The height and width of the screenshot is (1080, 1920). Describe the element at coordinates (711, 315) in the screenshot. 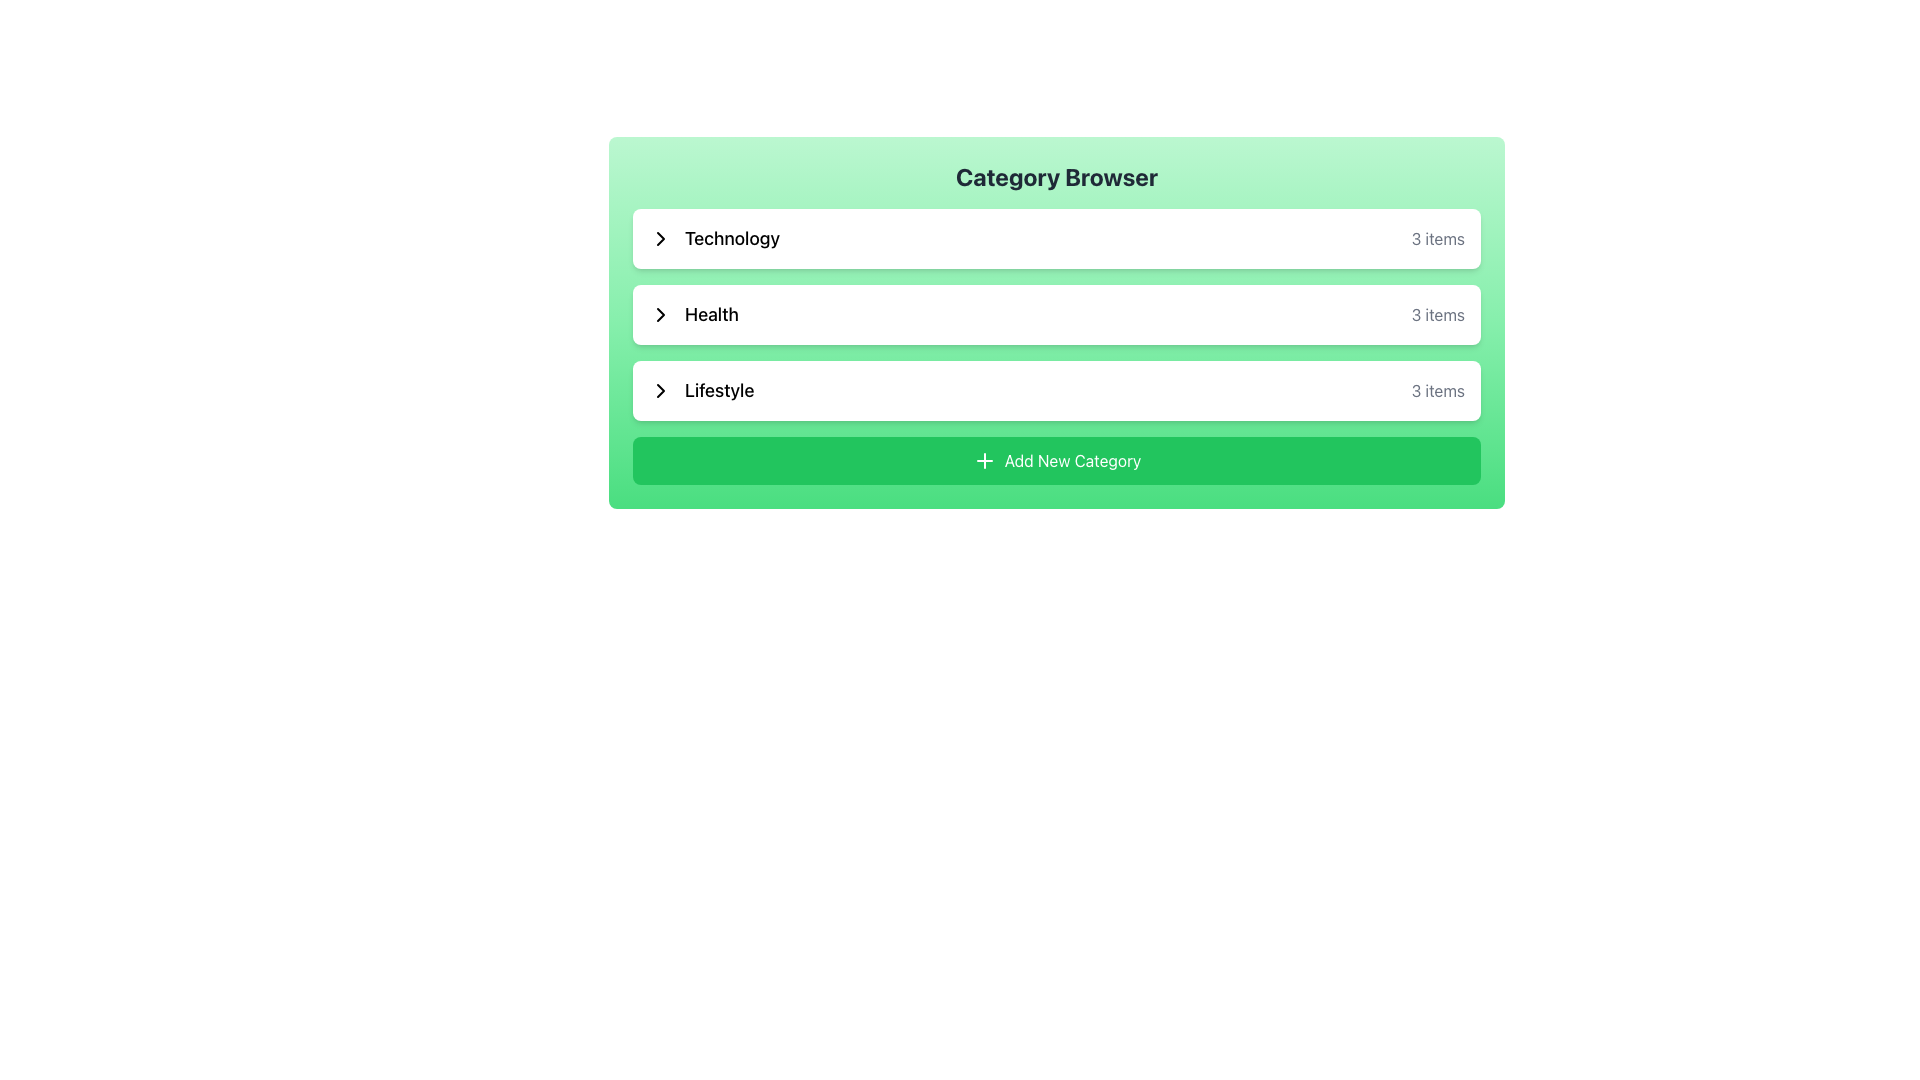

I see `the 'Health' text label, which is a bold and prominent label located between the 'Technology' and 'Lifestyle' categories in the sidebar menu` at that location.